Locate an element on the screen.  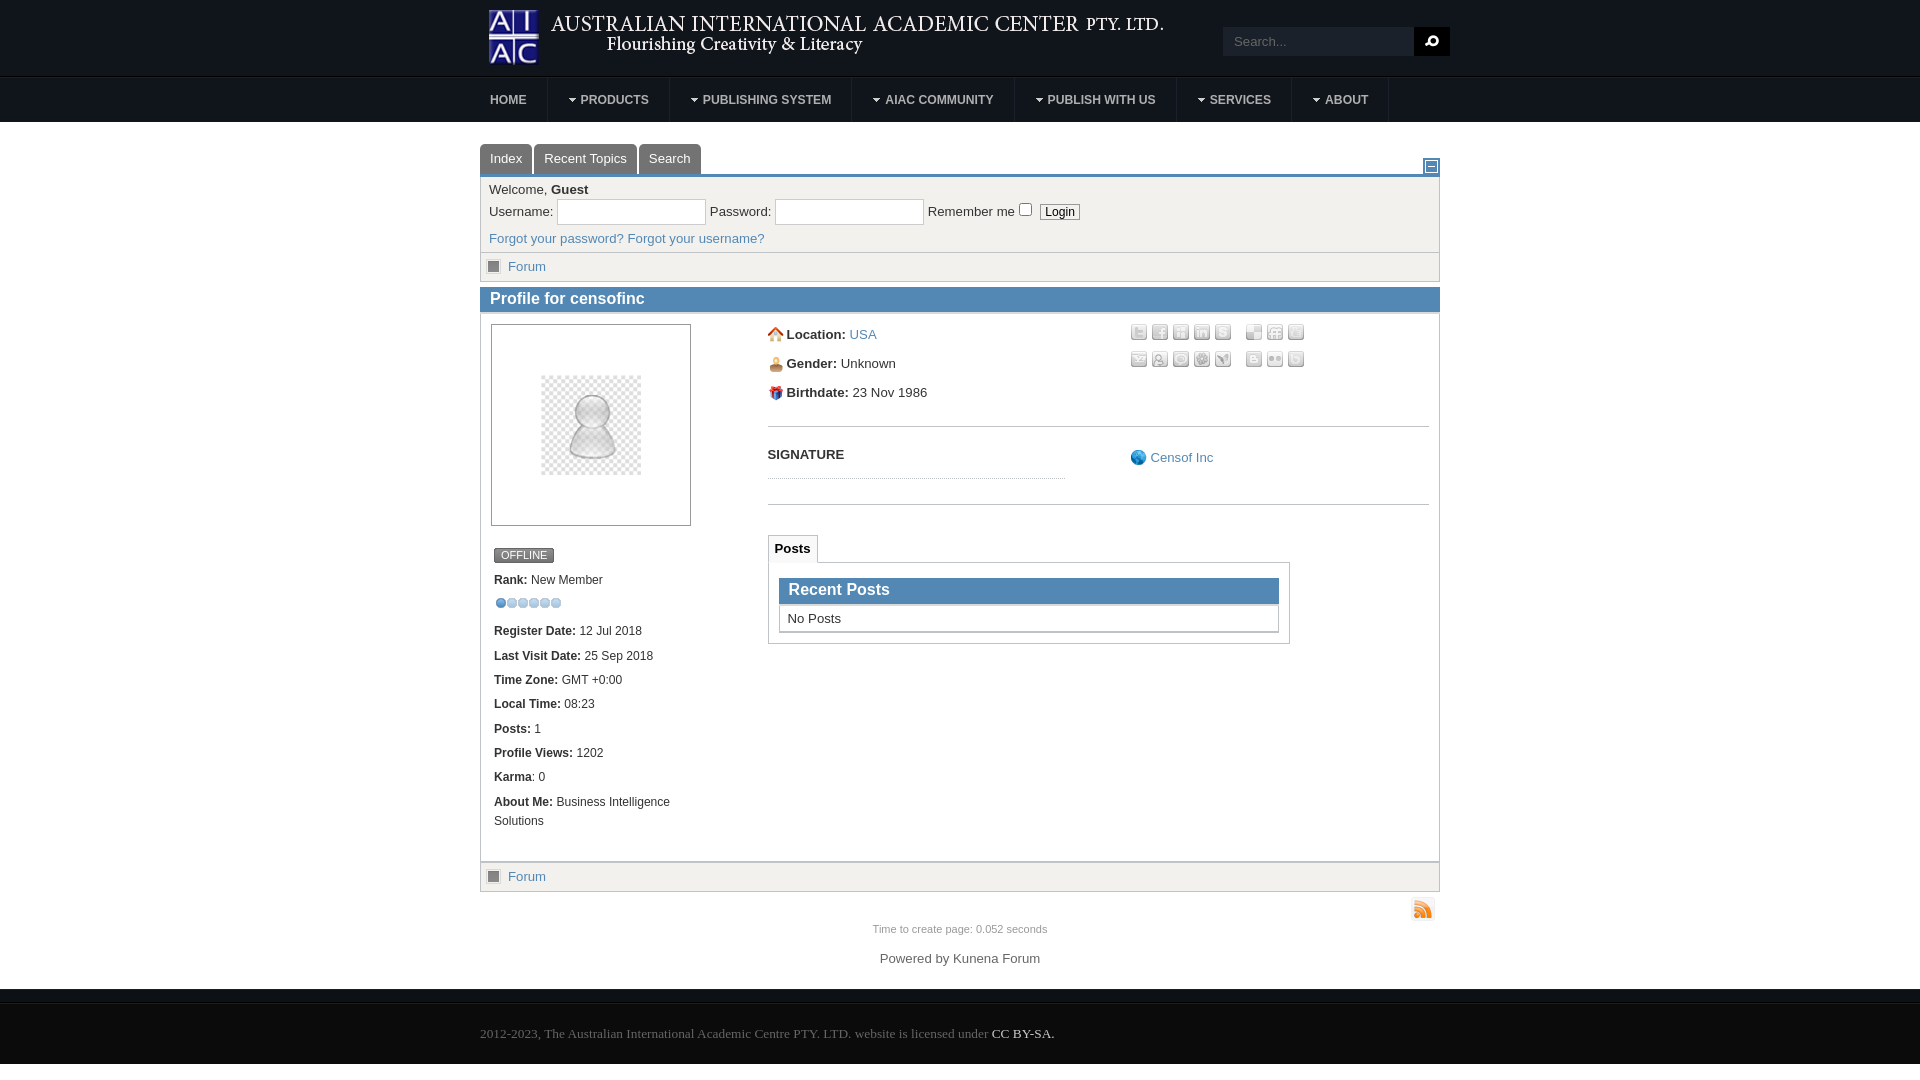
'PRODUCTS' is located at coordinates (608, 100).